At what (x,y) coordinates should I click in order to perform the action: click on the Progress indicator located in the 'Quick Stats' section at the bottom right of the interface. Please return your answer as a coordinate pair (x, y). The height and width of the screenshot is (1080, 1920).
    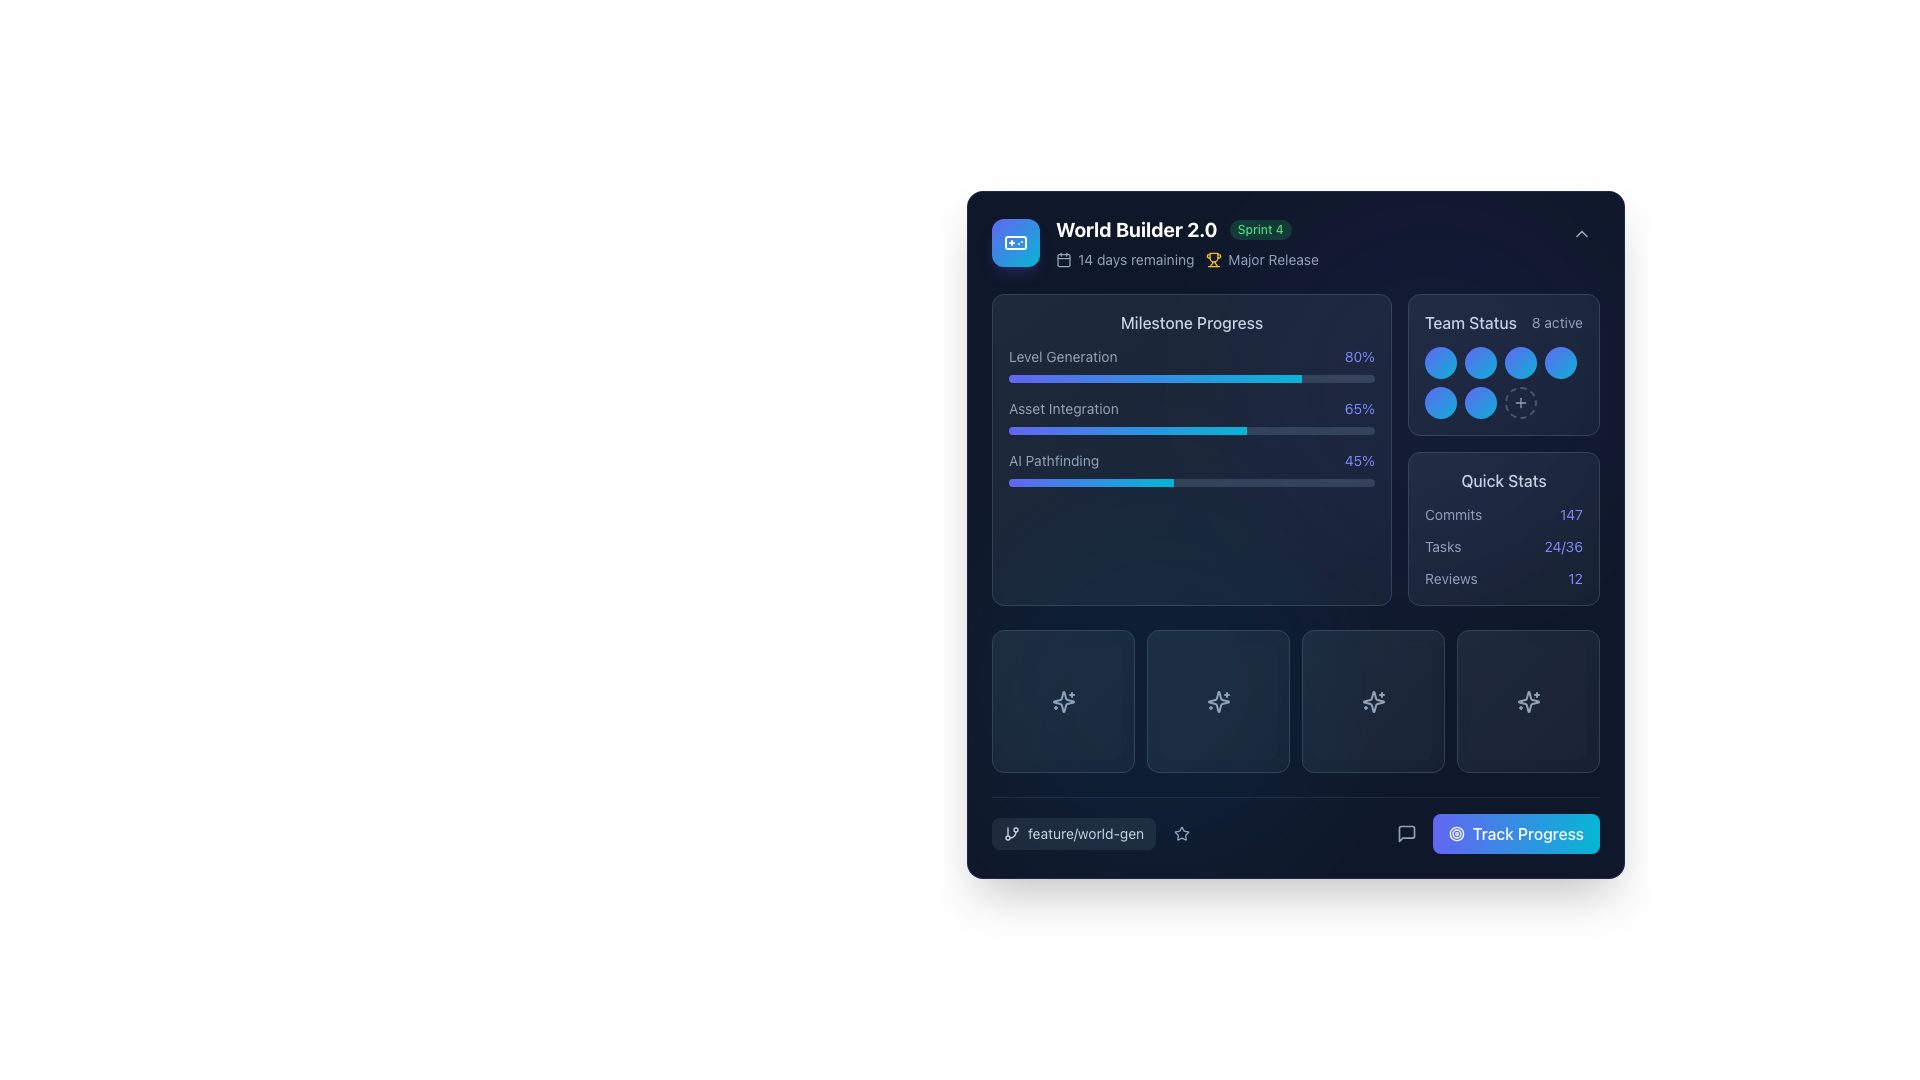
    Looking at the image, I should click on (1503, 547).